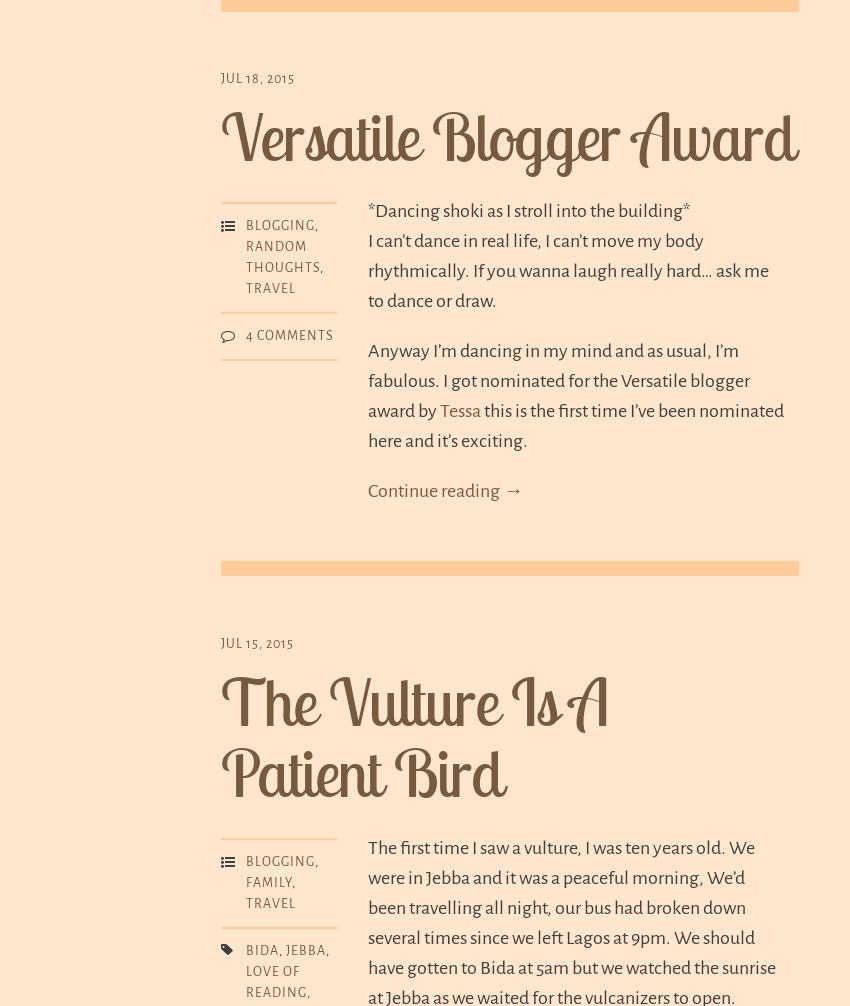 The image size is (850, 1006). What do you see at coordinates (285, 949) in the screenshot?
I see `'Jebba'` at bounding box center [285, 949].